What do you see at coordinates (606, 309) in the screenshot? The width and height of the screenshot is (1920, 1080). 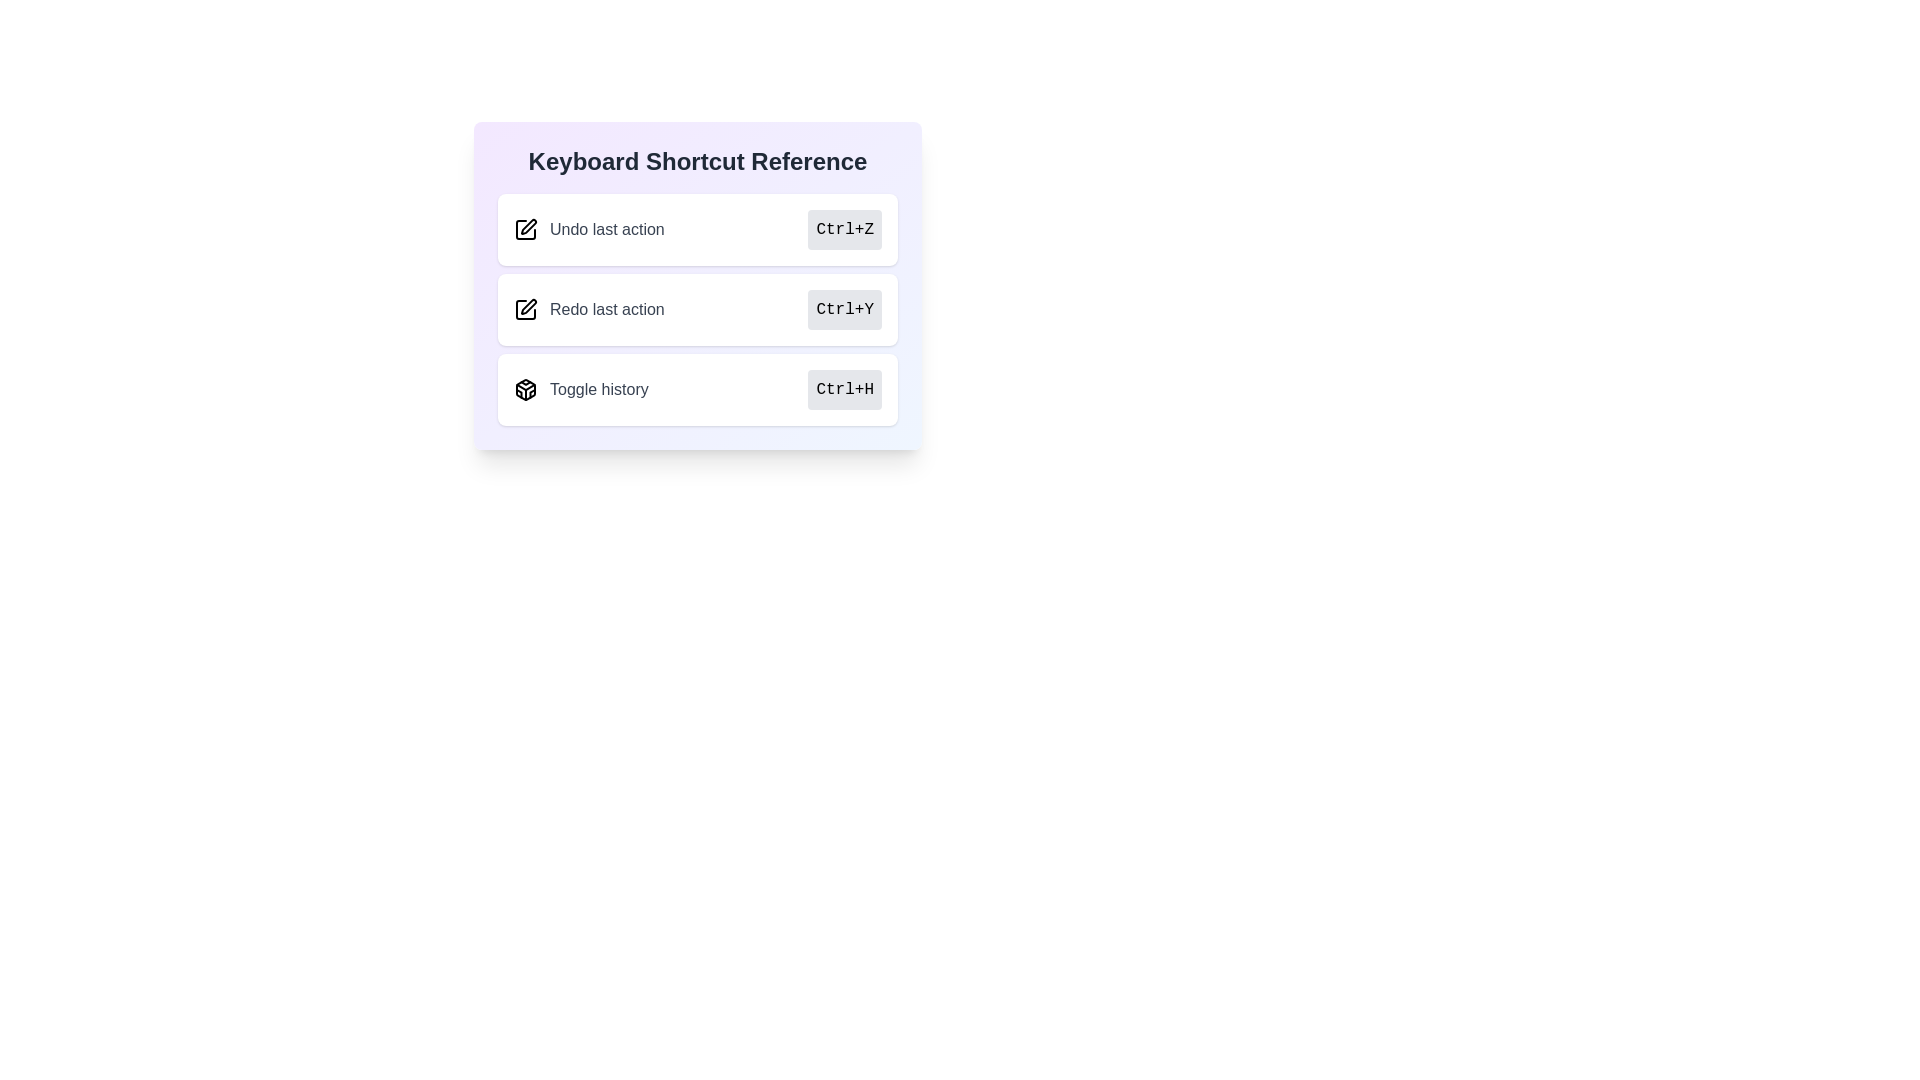 I see `the text label that describes the keyboard shortcut action, located in the middle row of the 'Keyboard Shortcut Reference' section, between 'Undo last action' and 'Toggle history'` at bounding box center [606, 309].